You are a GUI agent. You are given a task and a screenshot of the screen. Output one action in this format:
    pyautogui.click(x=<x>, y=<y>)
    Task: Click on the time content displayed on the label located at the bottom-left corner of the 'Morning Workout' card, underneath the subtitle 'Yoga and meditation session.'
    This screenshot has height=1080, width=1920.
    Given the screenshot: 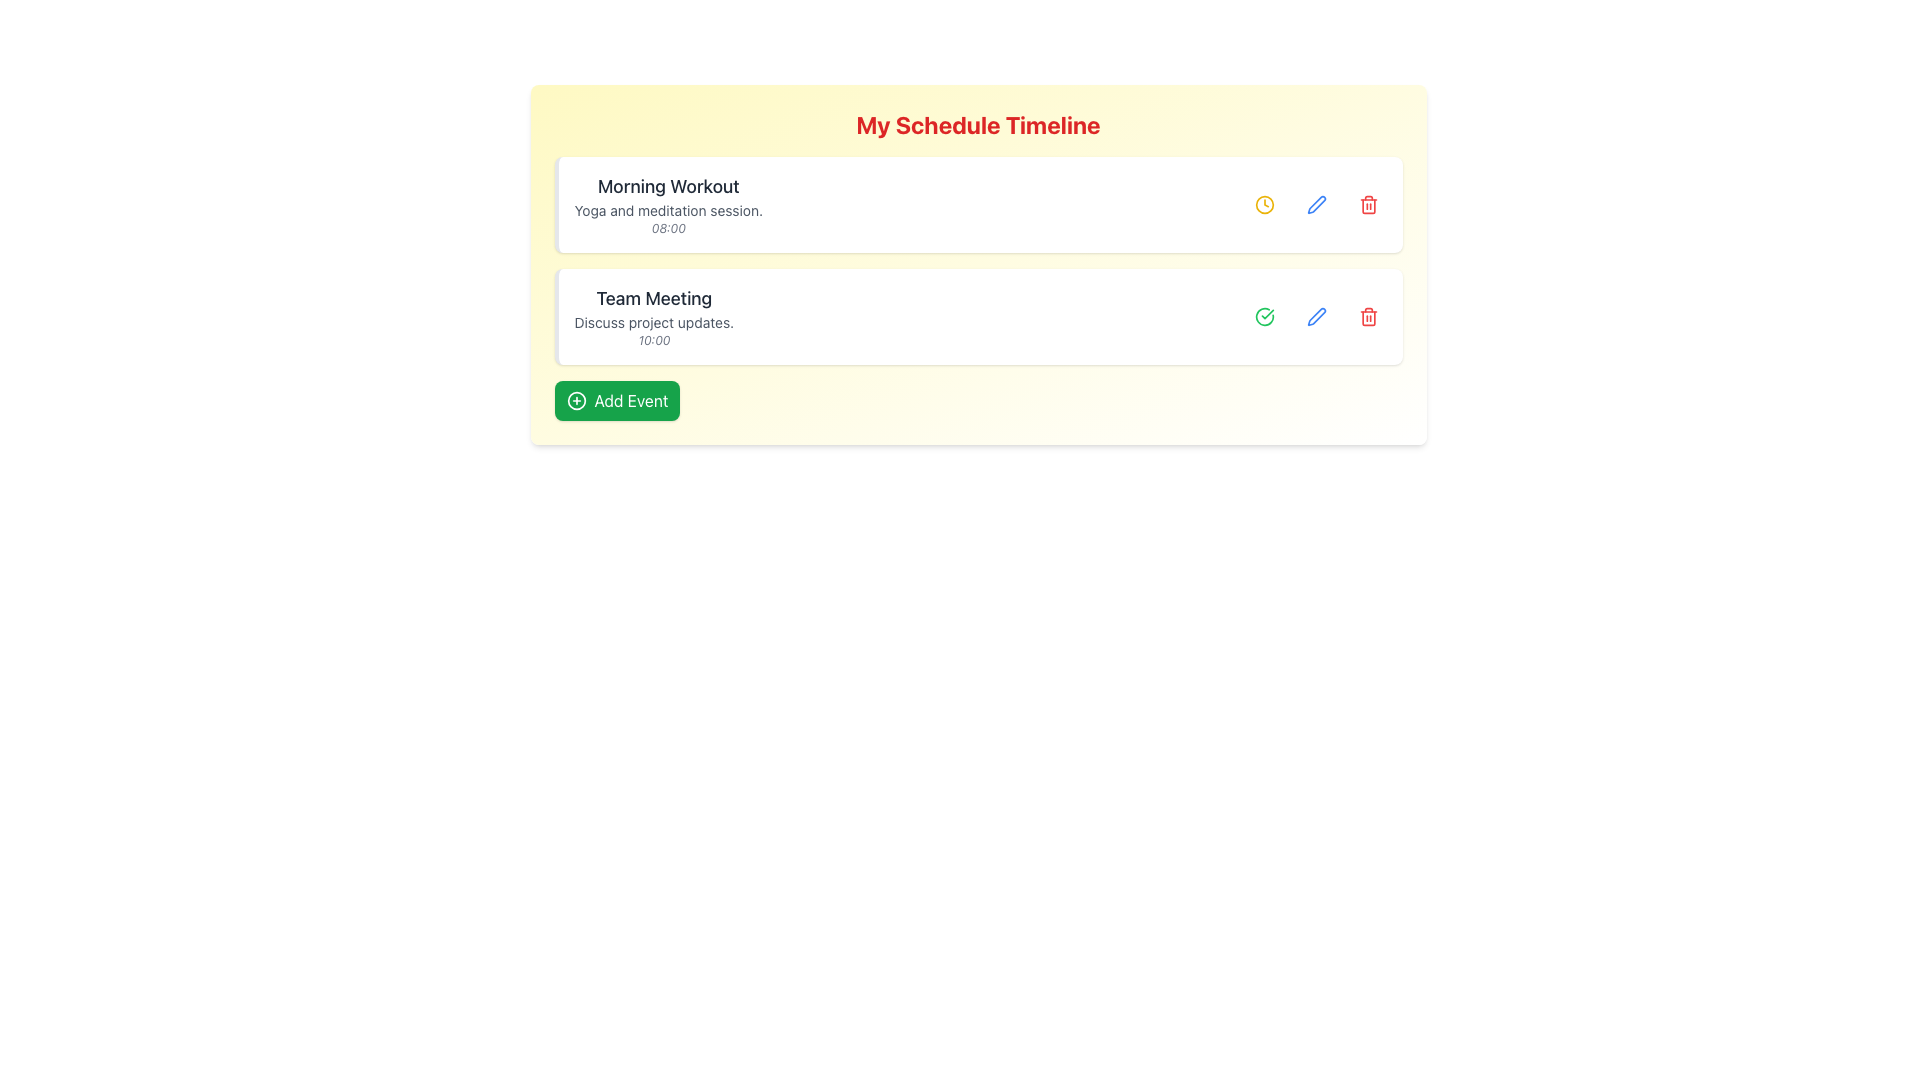 What is the action you would take?
    pyautogui.click(x=668, y=227)
    